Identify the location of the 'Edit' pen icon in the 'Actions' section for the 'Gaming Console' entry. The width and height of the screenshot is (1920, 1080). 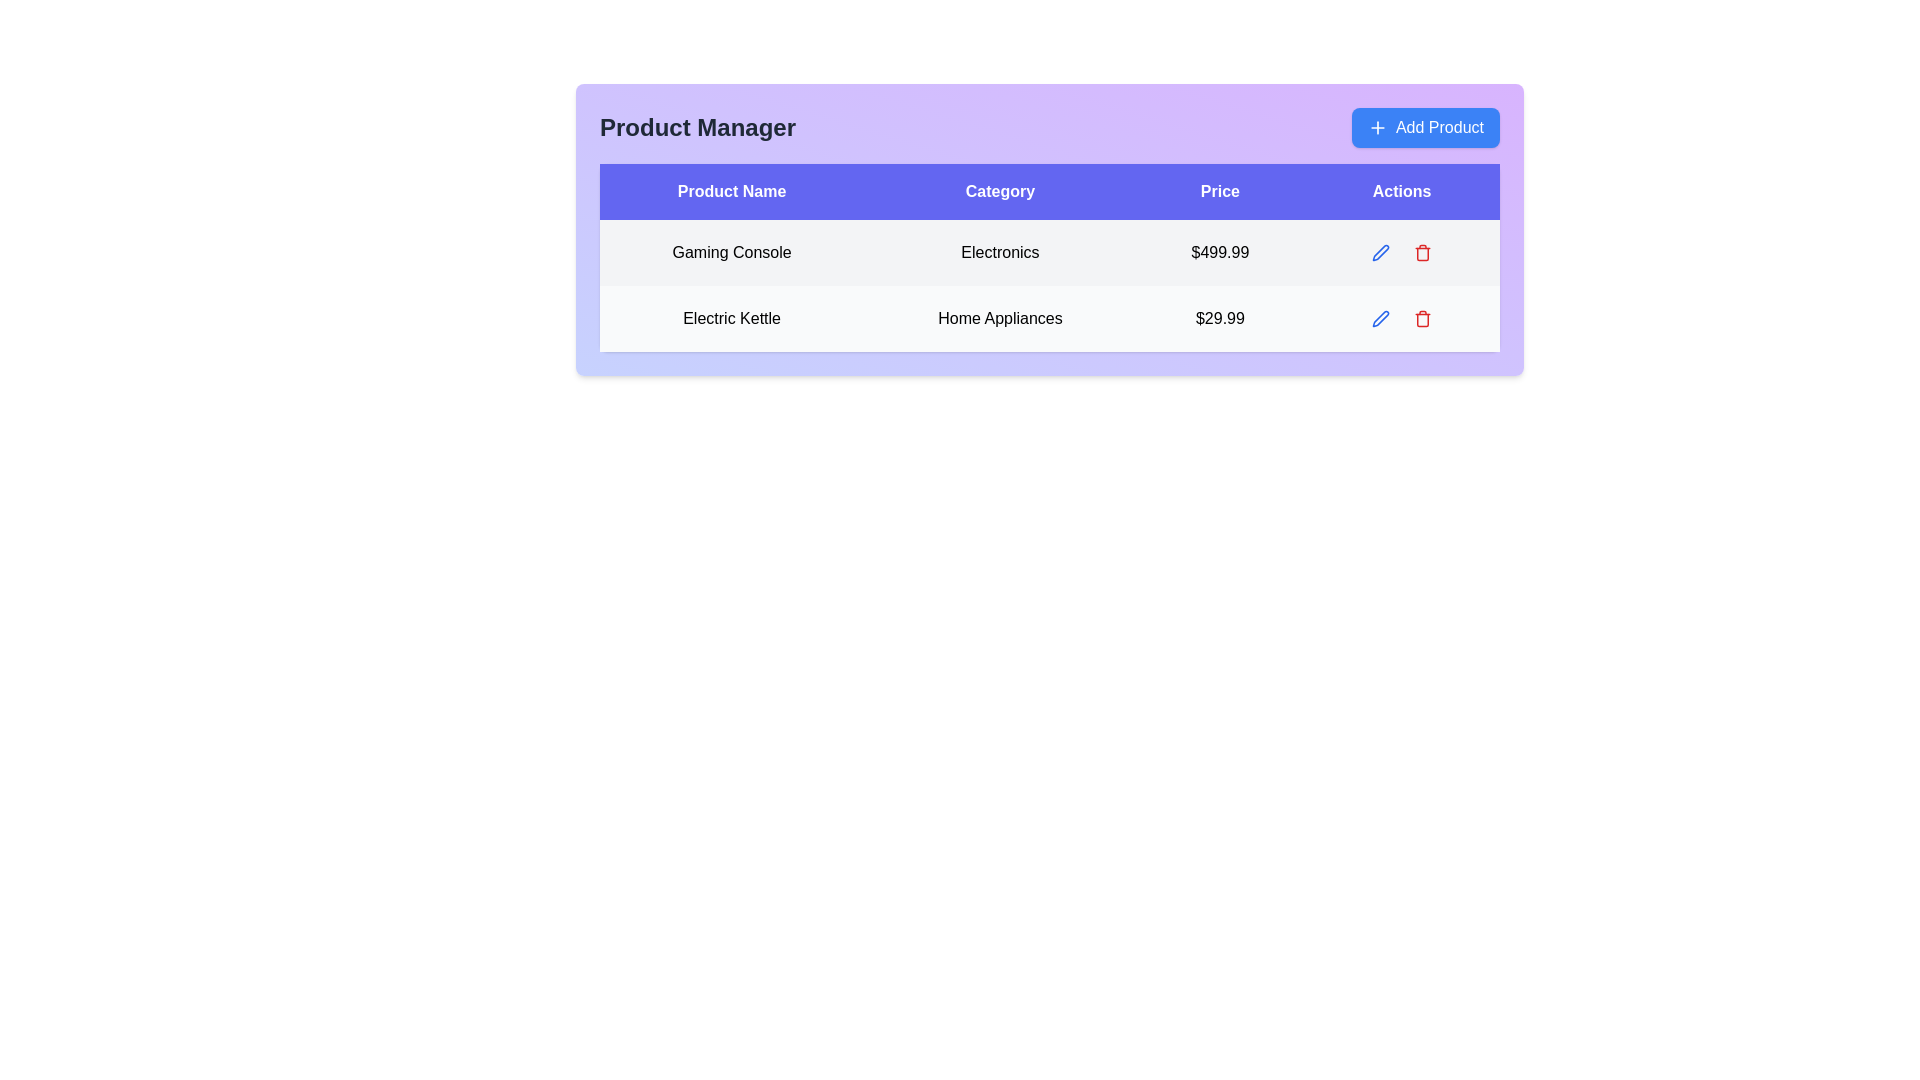
(1380, 252).